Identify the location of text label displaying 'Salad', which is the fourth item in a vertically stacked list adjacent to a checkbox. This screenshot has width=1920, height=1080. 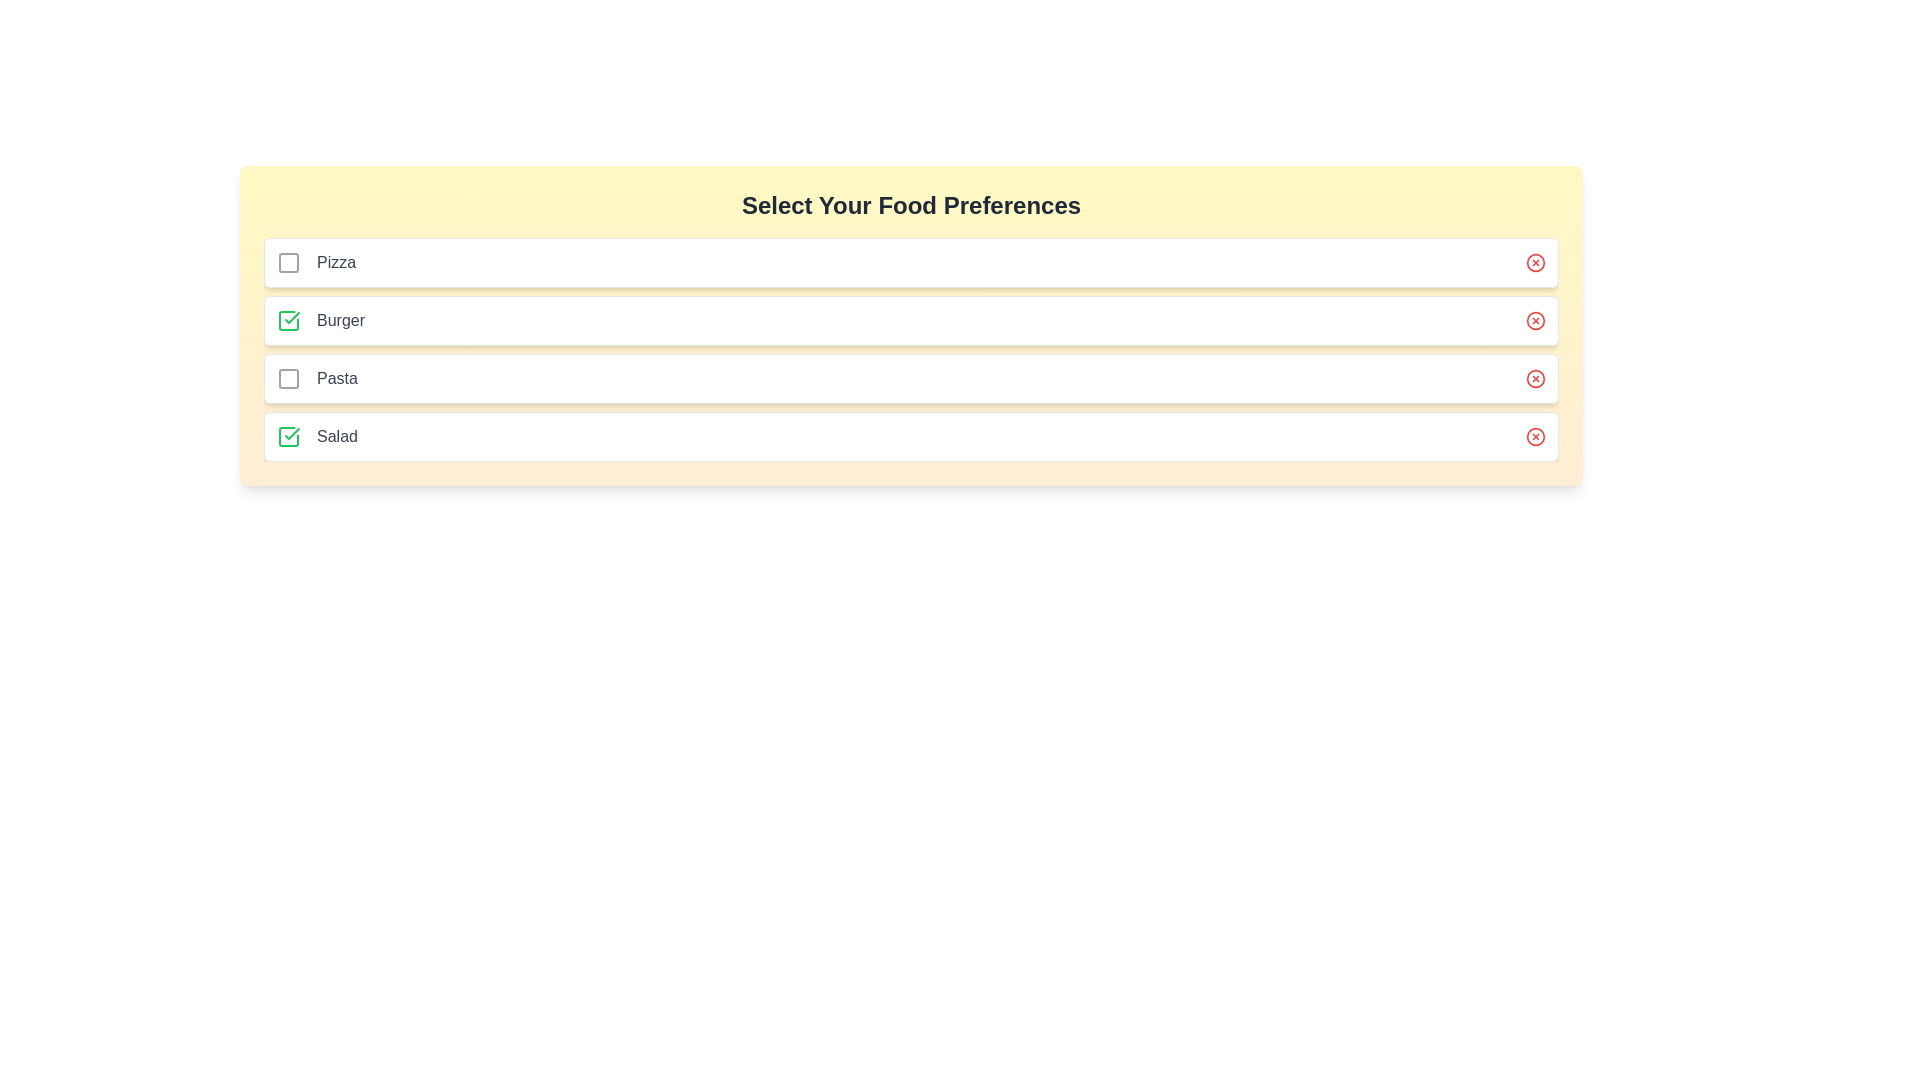
(316, 435).